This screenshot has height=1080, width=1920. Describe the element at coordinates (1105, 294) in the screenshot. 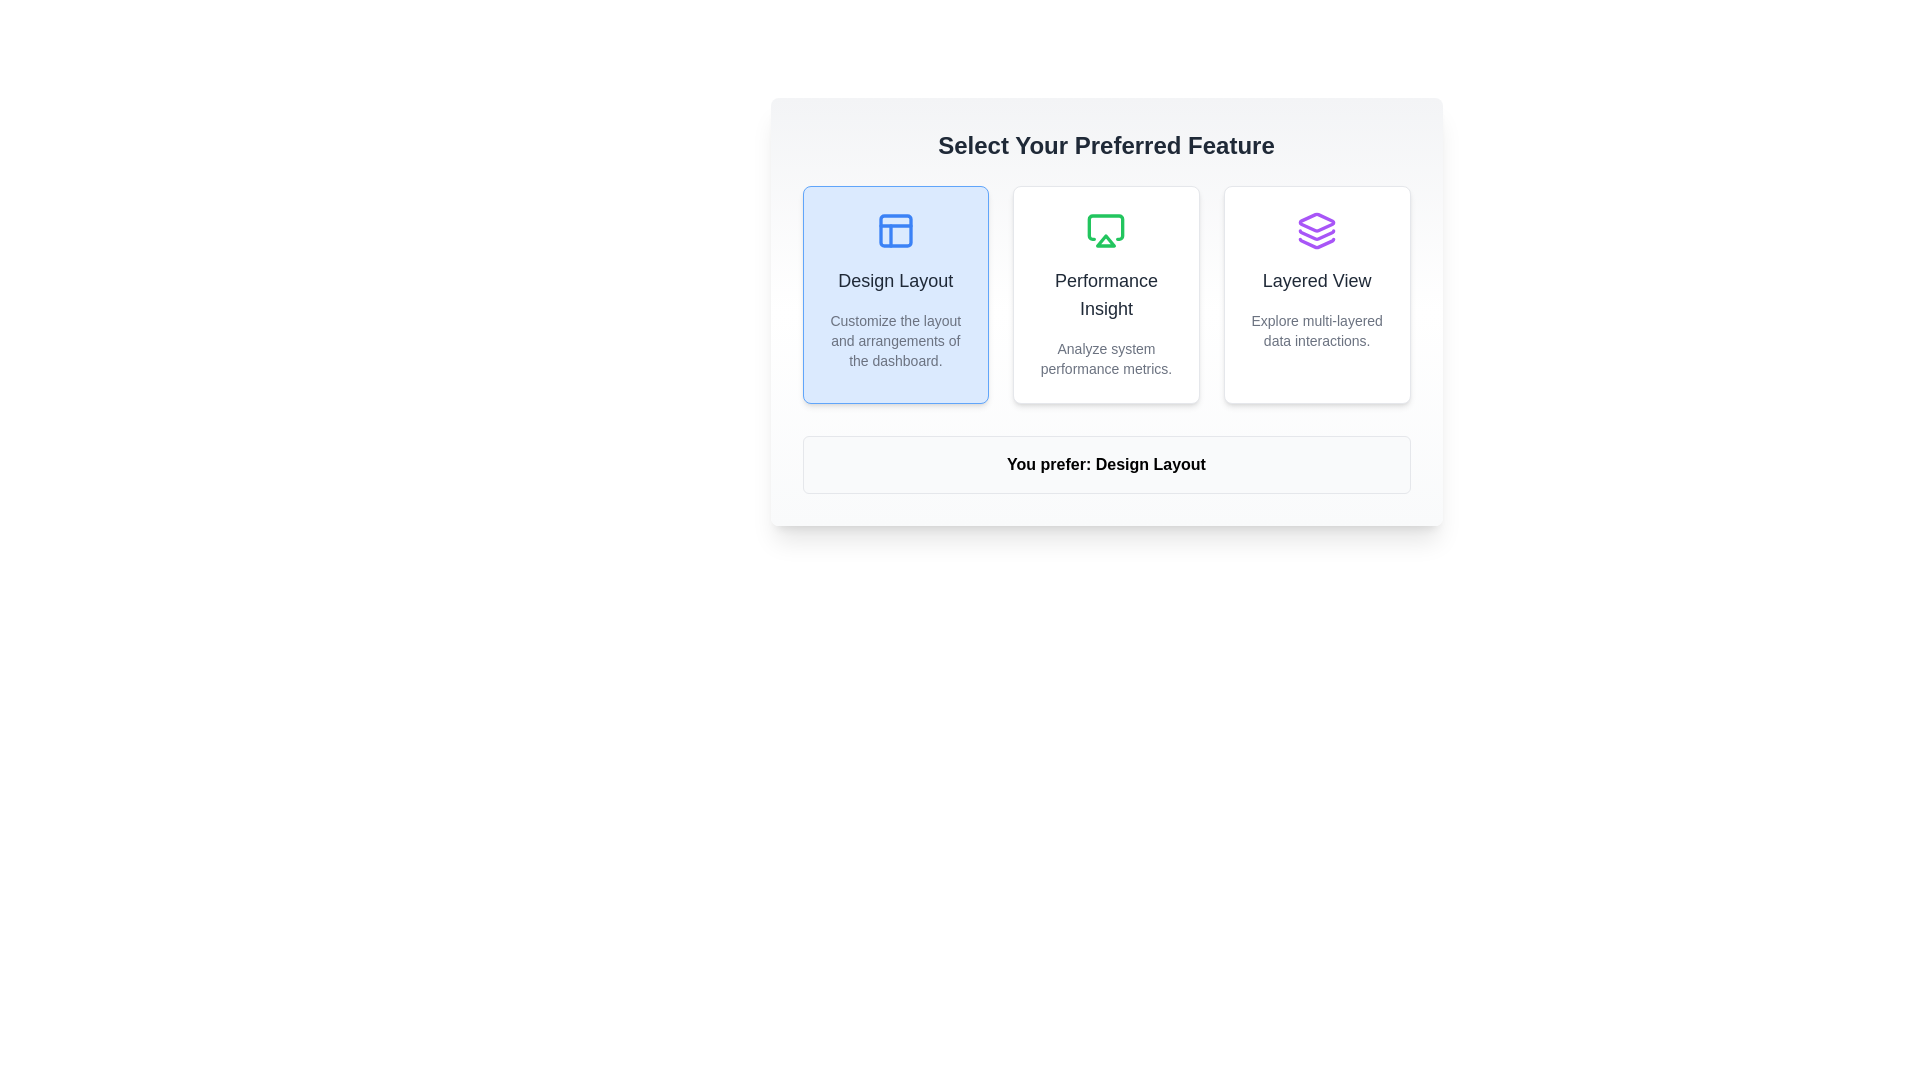

I see `the 'Performance Insight' label, which is a text label styled in large font size and medium weight, located in the middle top of the central card in a three-card layout` at that location.